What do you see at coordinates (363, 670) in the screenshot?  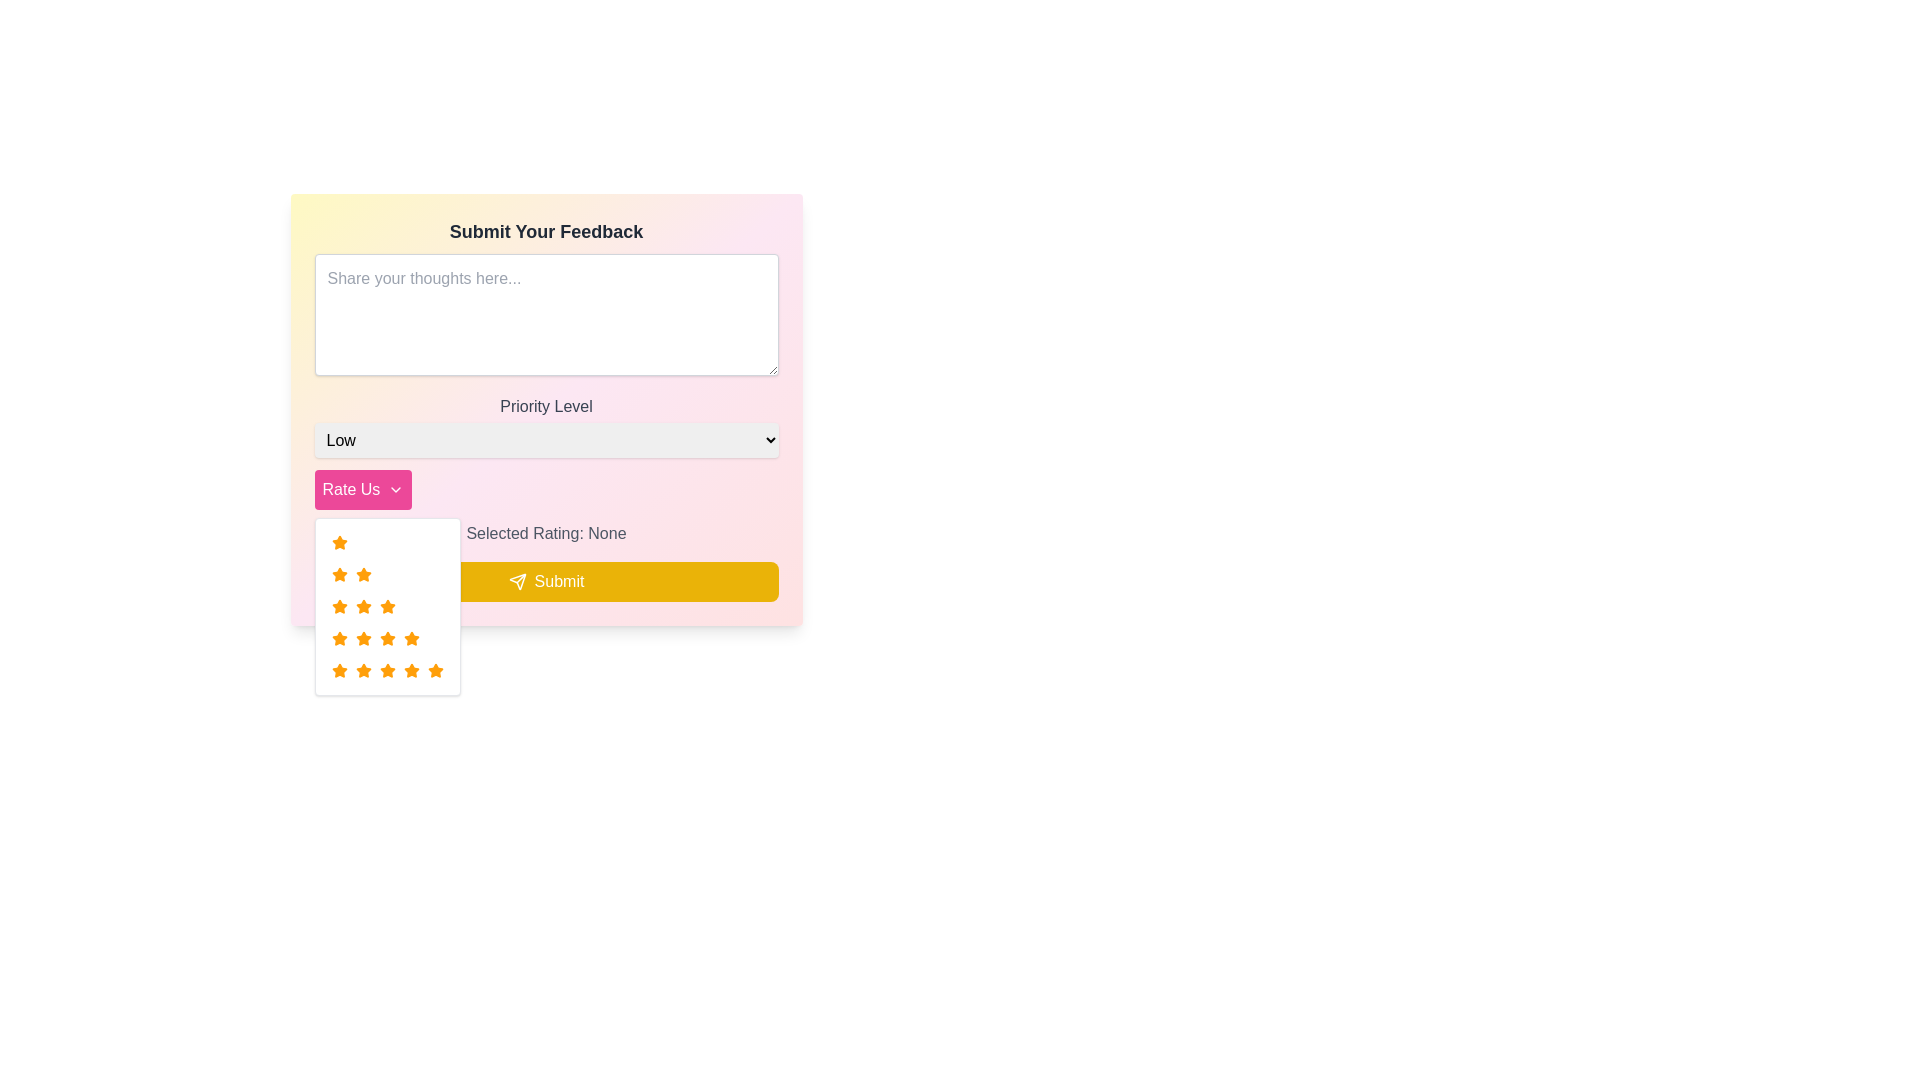 I see `the orange star icon in the fourth row and fourth column of the rating system` at bounding box center [363, 670].